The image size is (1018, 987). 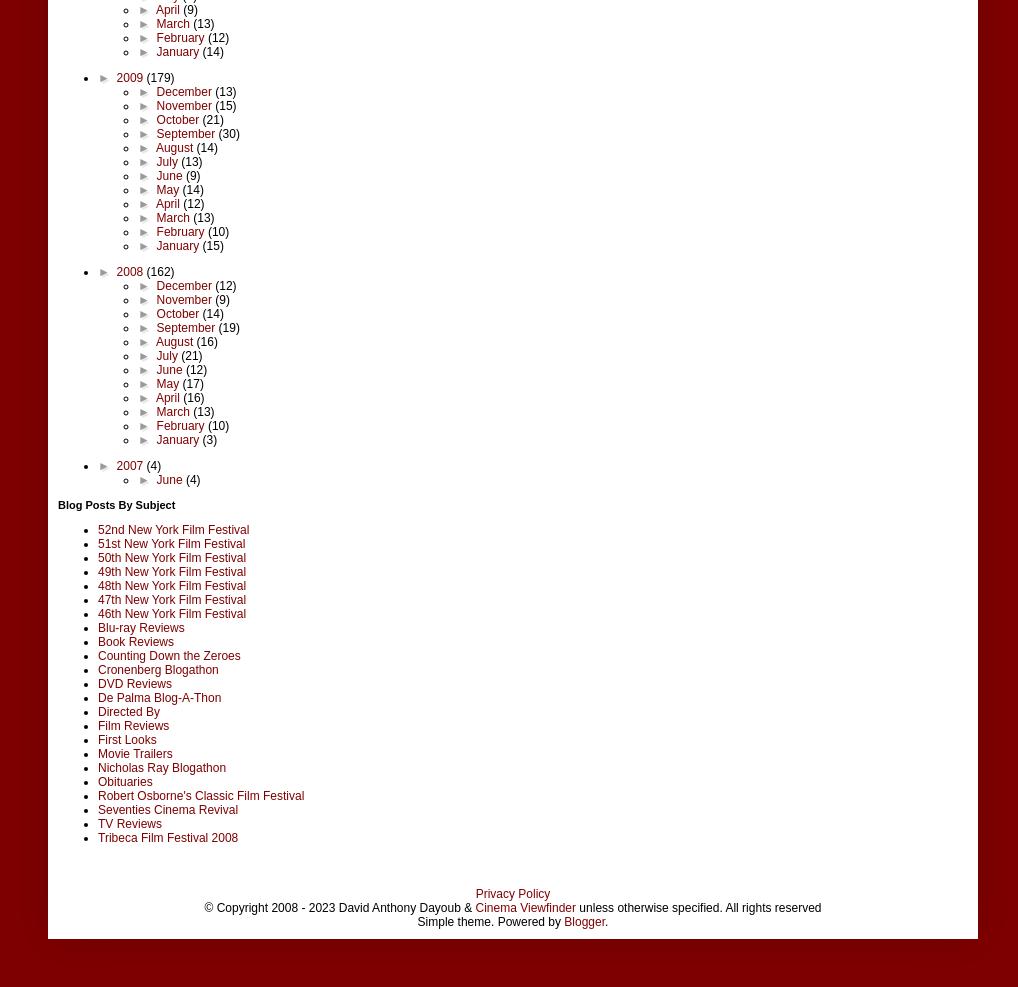 I want to click on '2007', so click(x=130, y=463).